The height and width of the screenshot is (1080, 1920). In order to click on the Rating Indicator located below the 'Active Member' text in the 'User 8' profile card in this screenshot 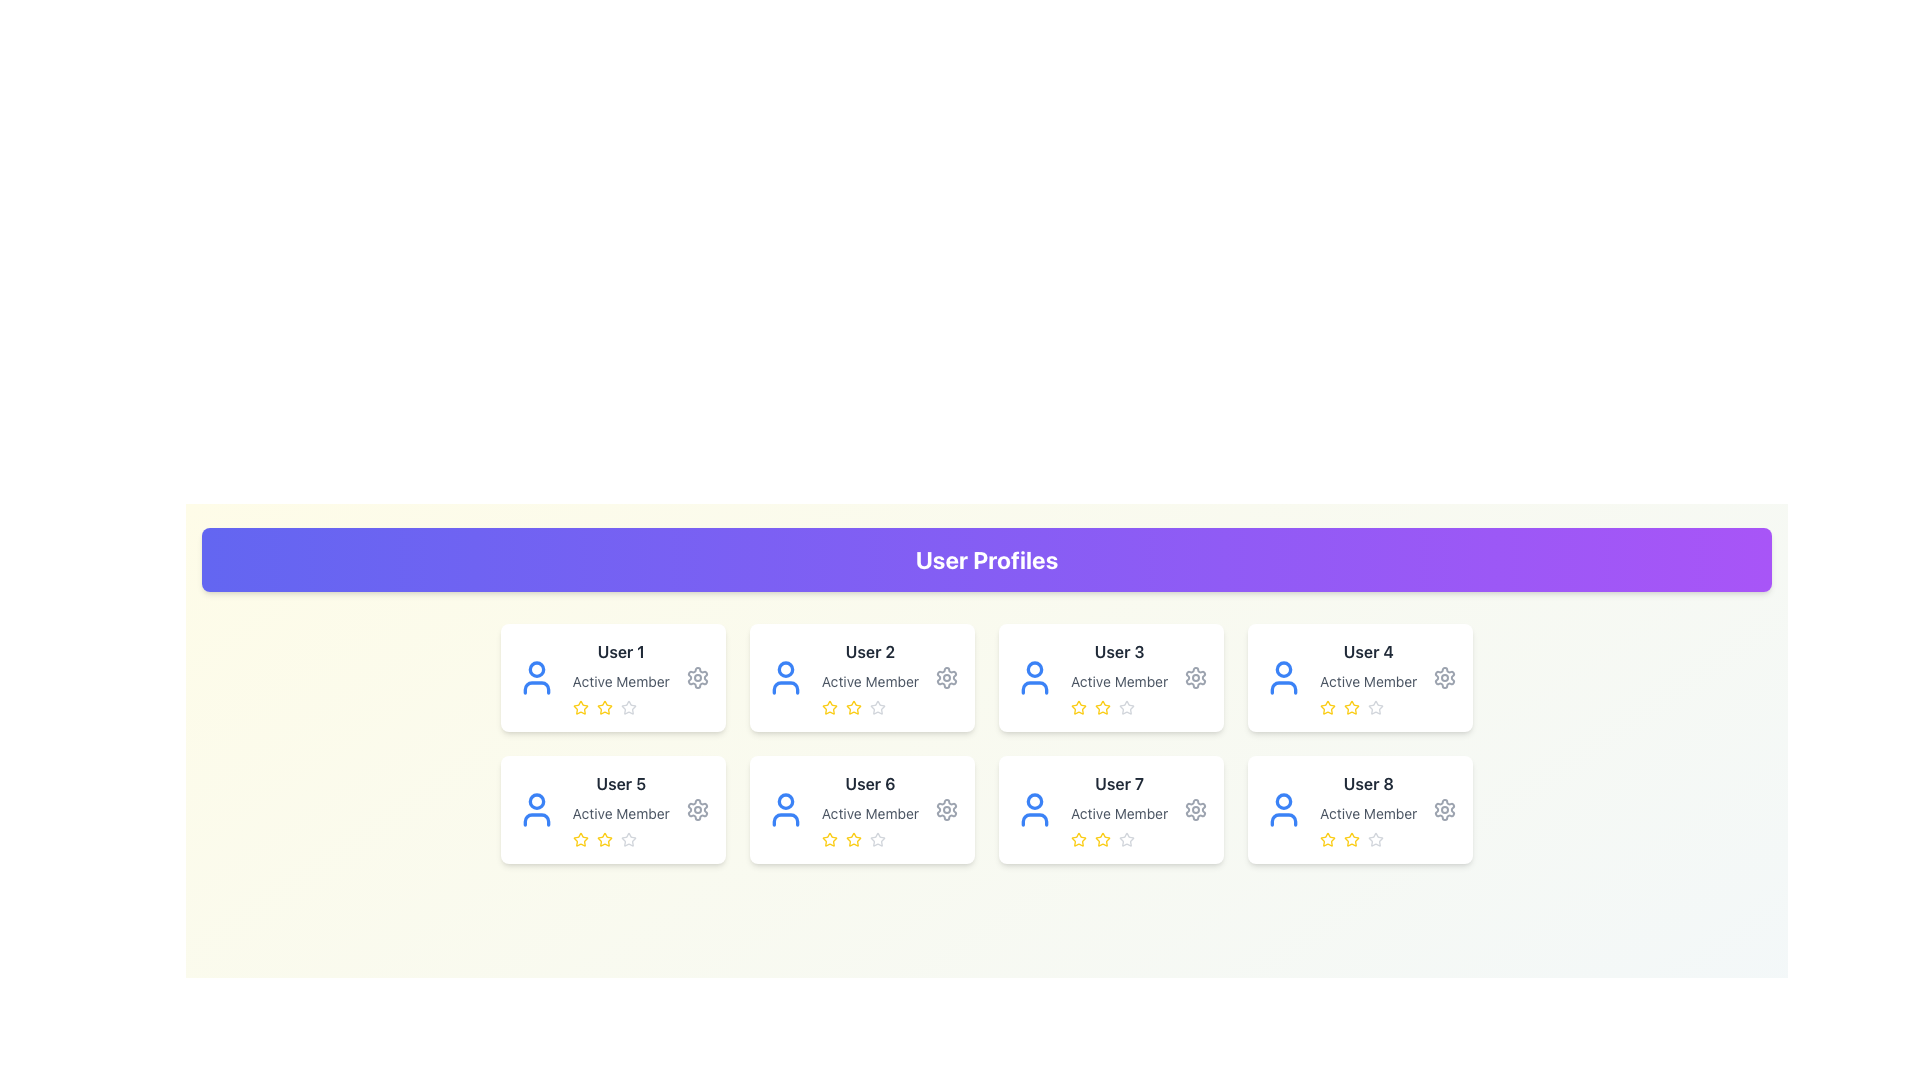, I will do `click(1367, 840)`.